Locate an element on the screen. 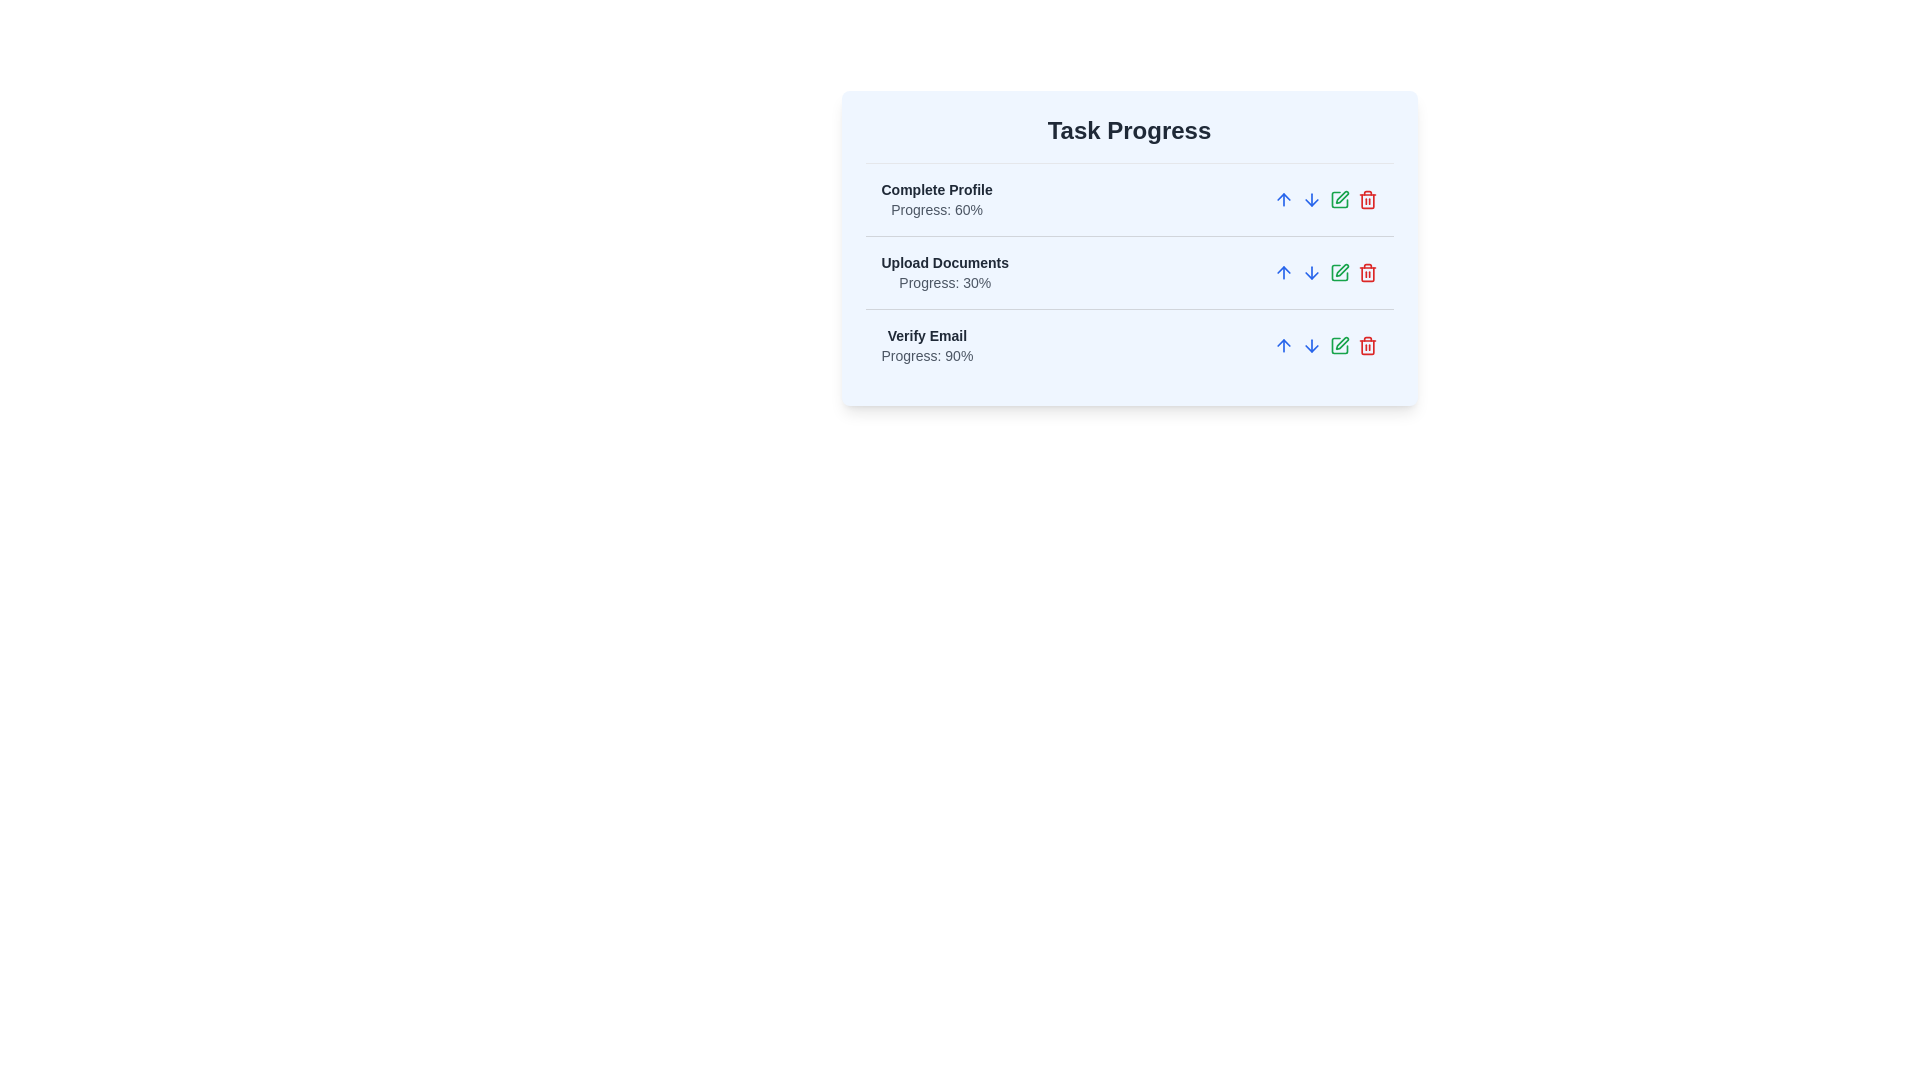  the arrow button styled as an SVG icon used for reordering tasks in the 'Task Progress' section of the 'Complete Profile' task is located at coordinates (1311, 200).